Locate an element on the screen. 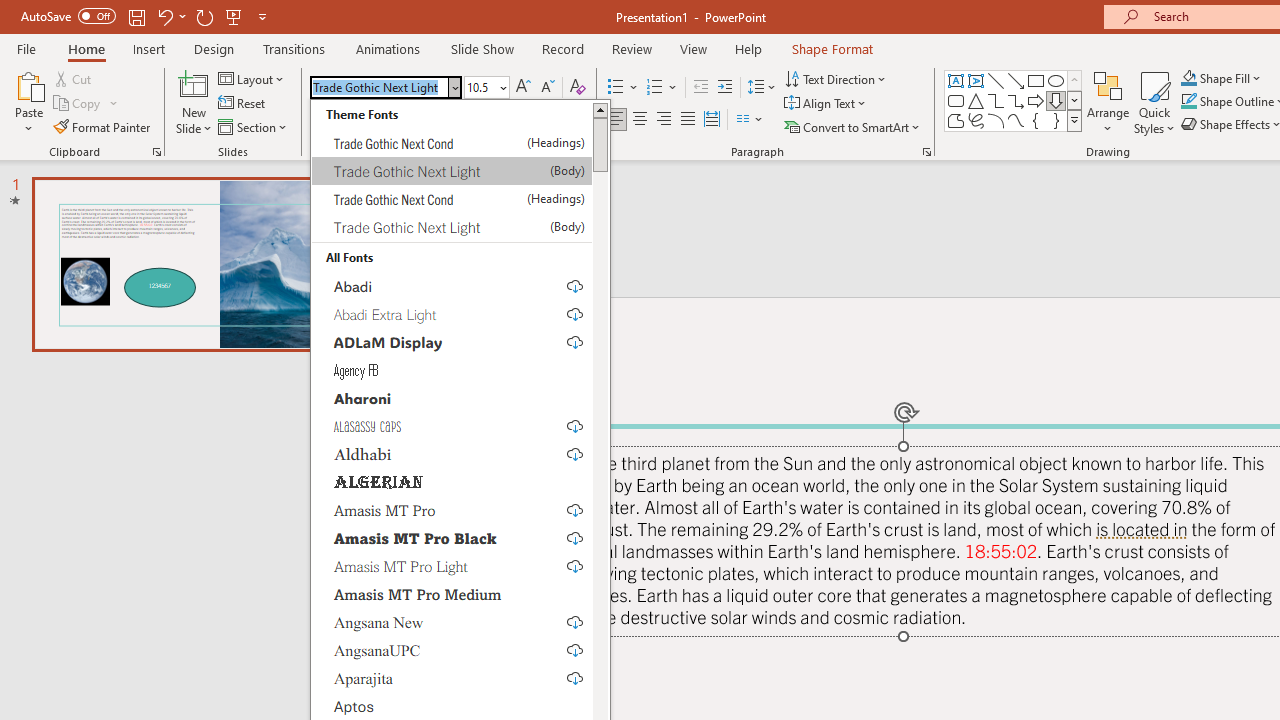 The image size is (1280, 720). 'More Options' is located at coordinates (1232, 77).